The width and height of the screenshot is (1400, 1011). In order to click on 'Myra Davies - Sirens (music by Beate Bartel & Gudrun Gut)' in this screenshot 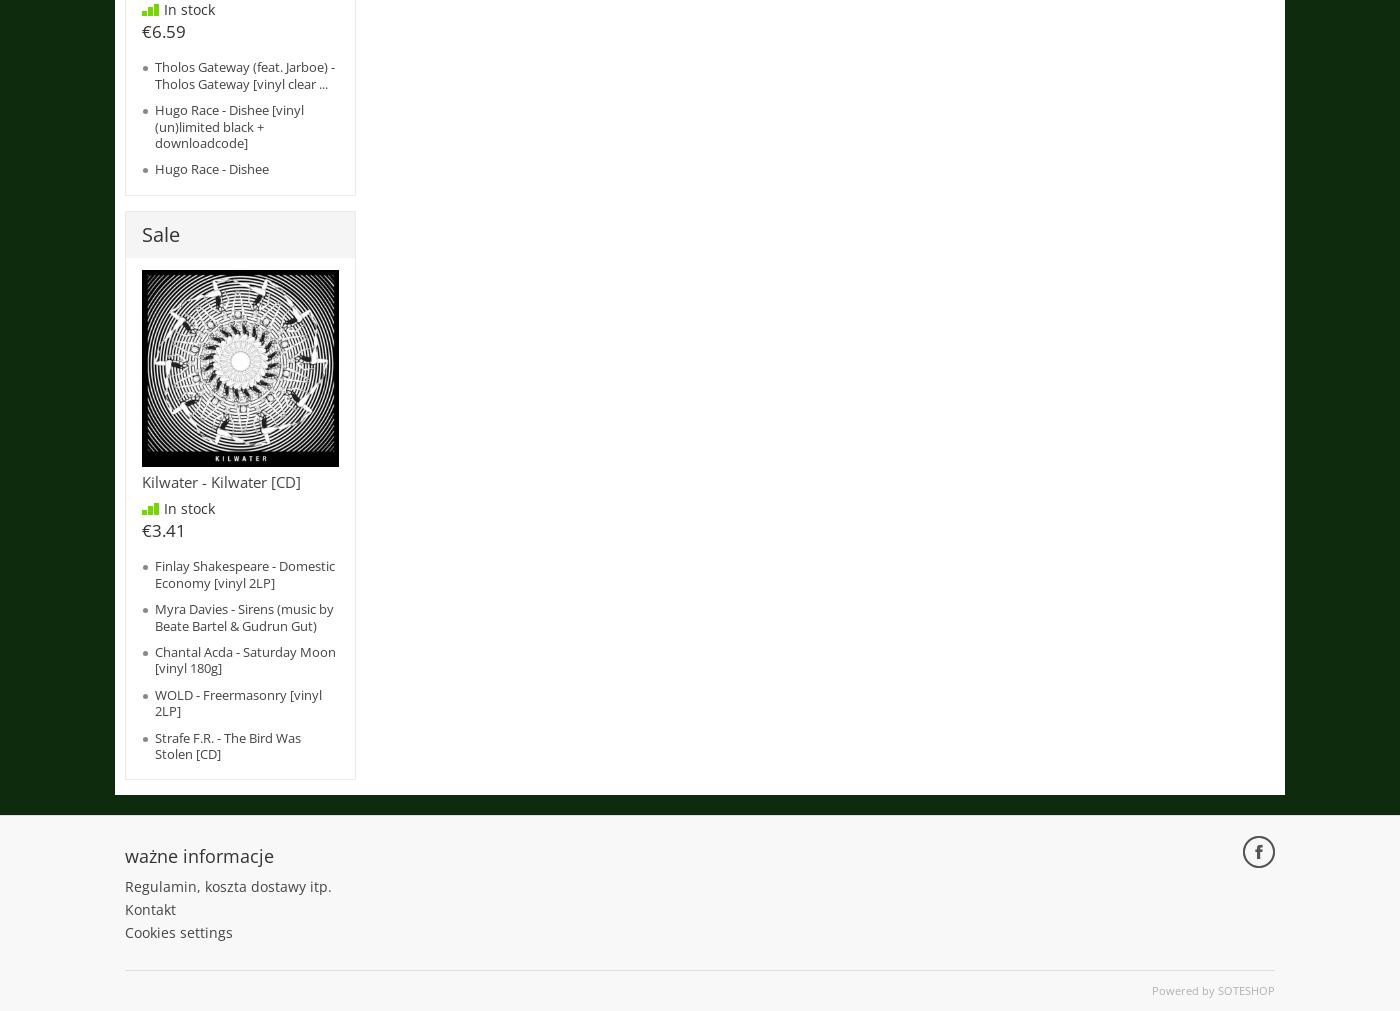, I will do `click(154, 617)`.